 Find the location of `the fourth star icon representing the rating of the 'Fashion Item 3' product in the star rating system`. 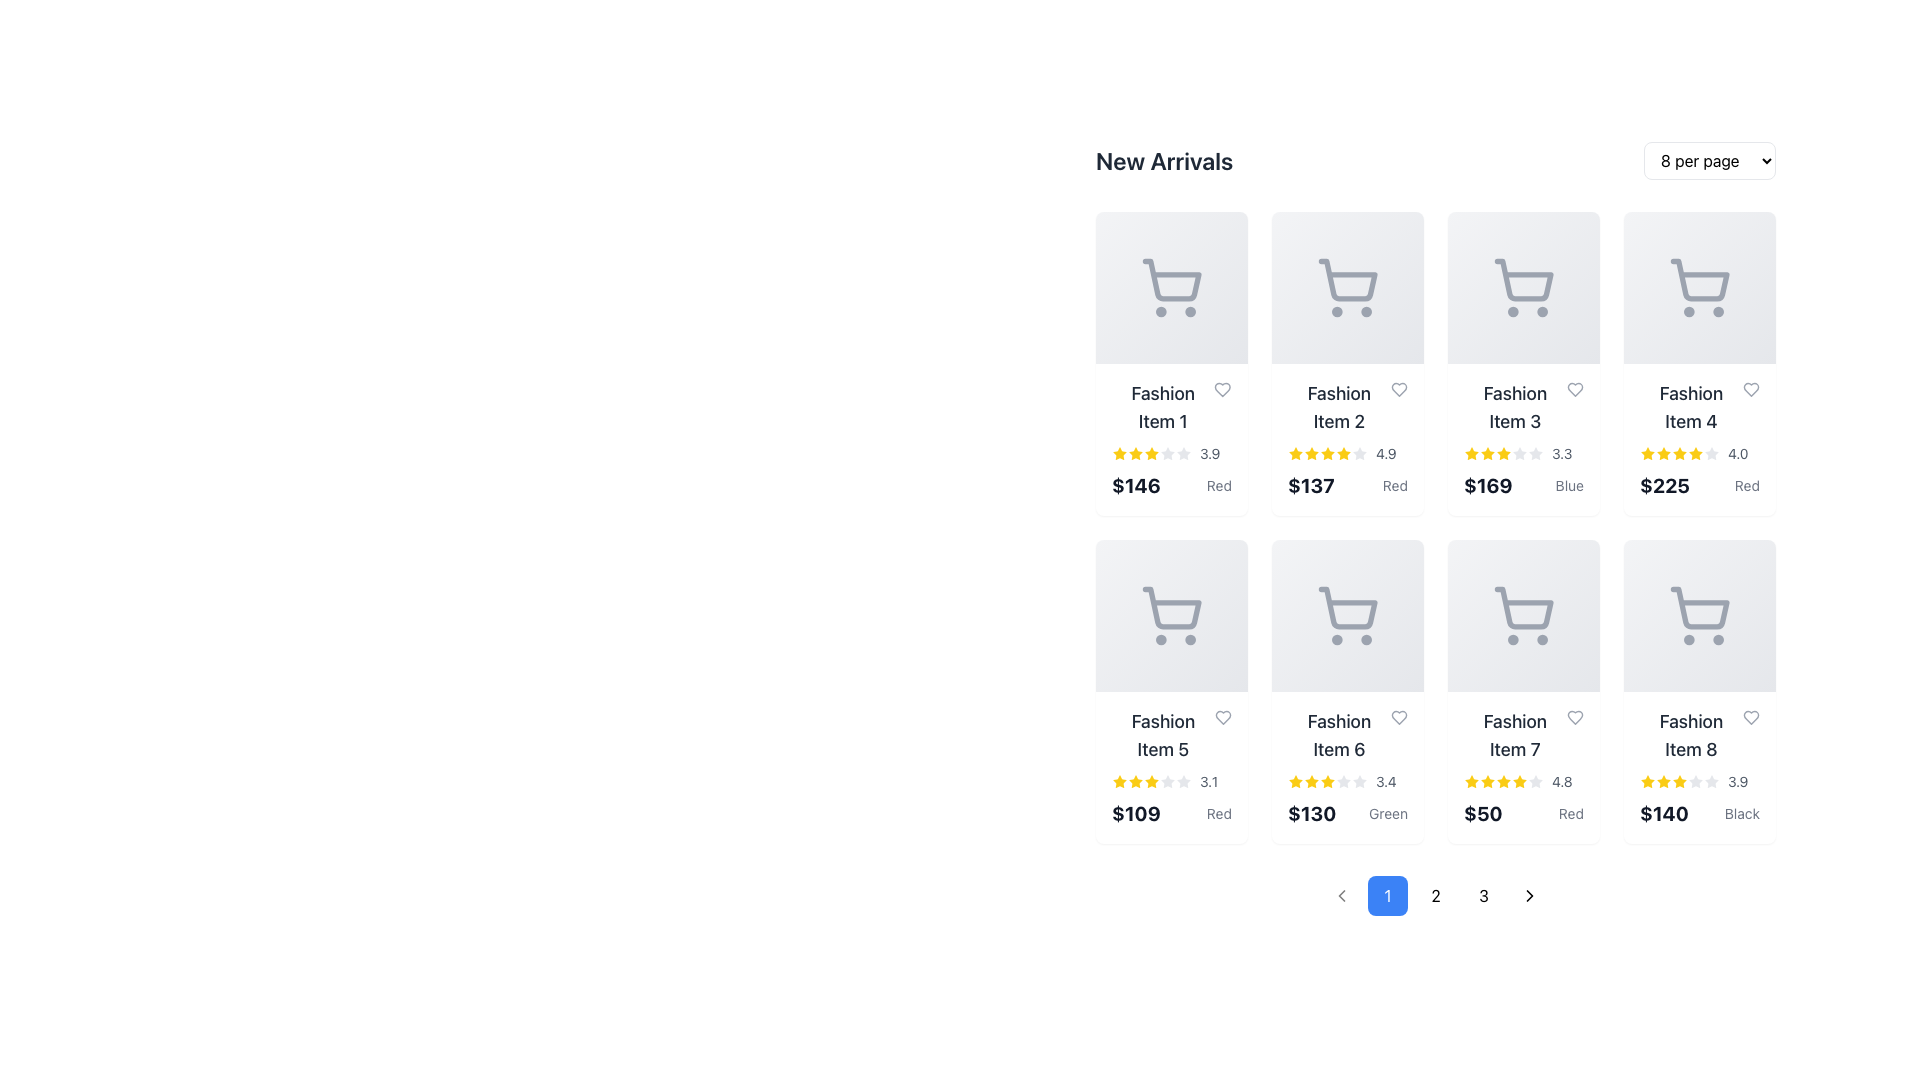

the fourth star icon representing the rating of the 'Fashion Item 3' product in the star rating system is located at coordinates (1503, 454).